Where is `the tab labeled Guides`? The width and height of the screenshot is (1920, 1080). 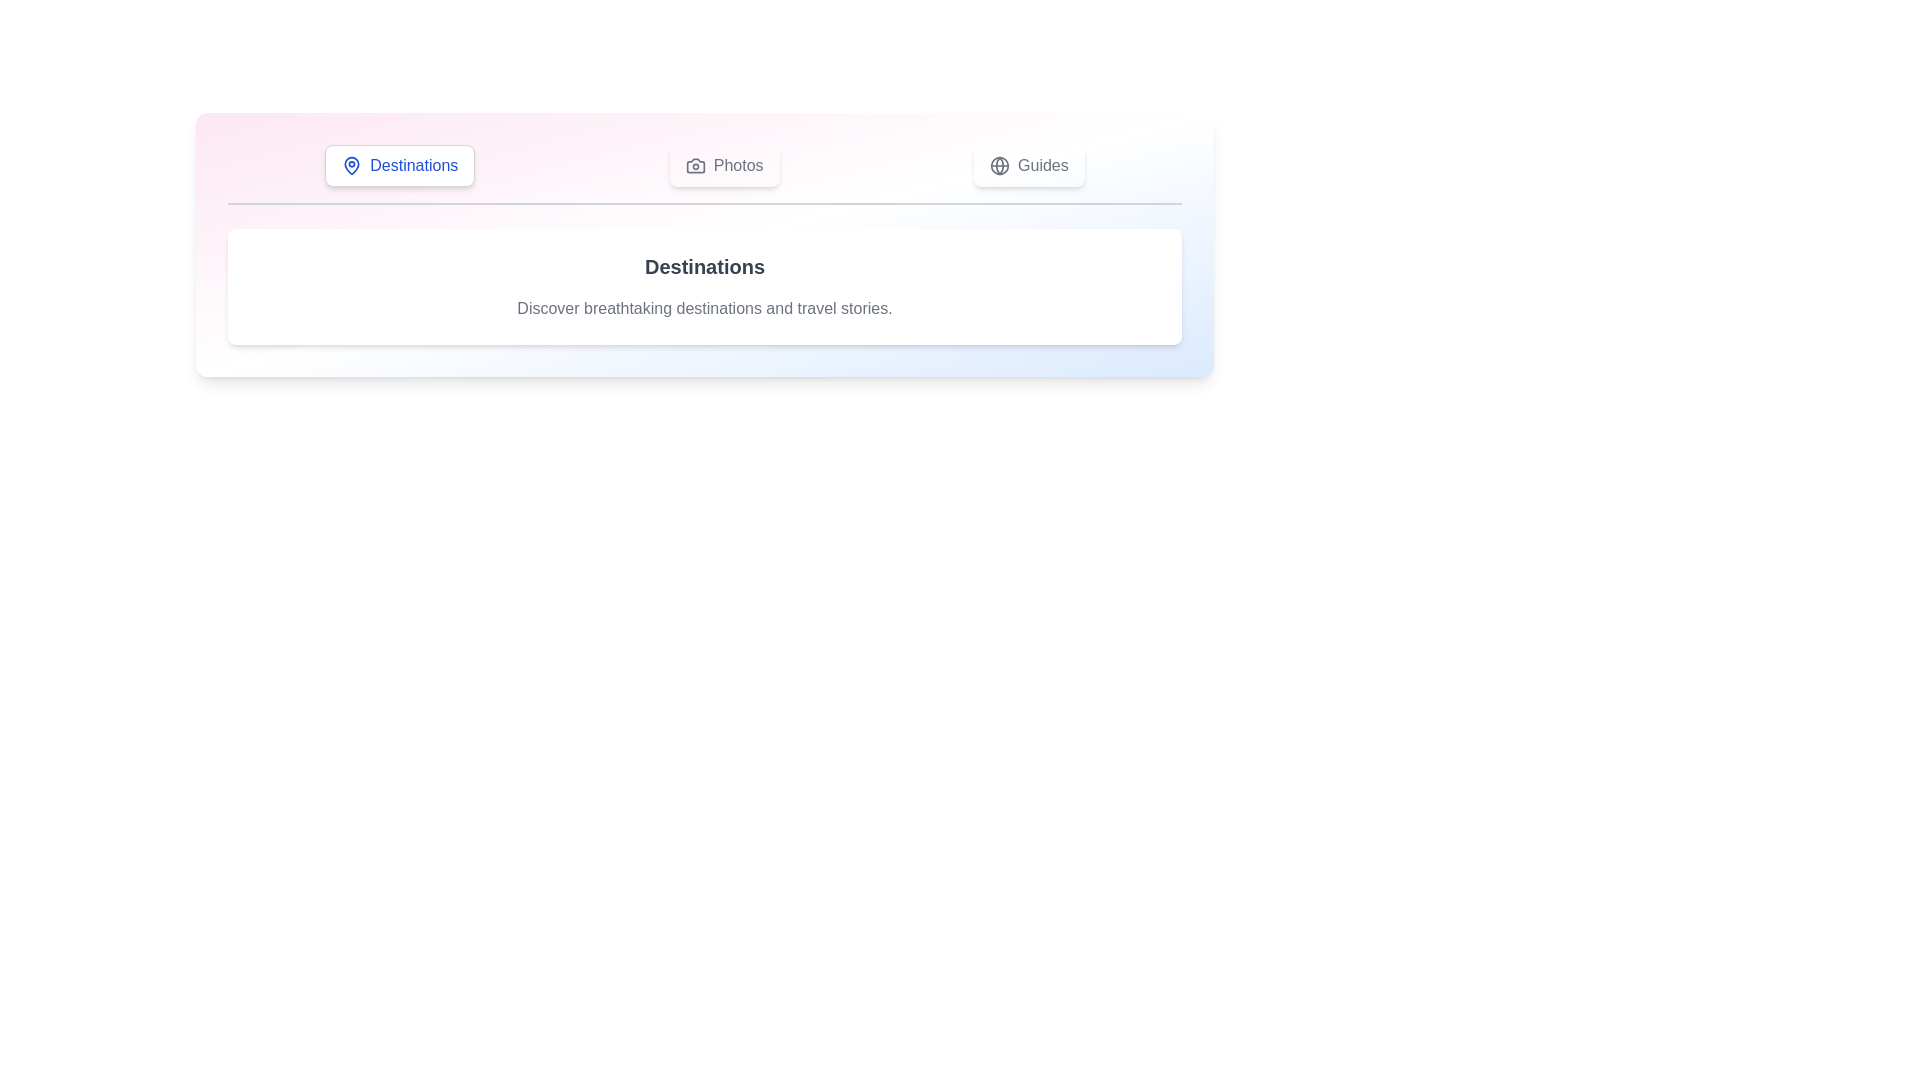 the tab labeled Guides is located at coordinates (1029, 164).